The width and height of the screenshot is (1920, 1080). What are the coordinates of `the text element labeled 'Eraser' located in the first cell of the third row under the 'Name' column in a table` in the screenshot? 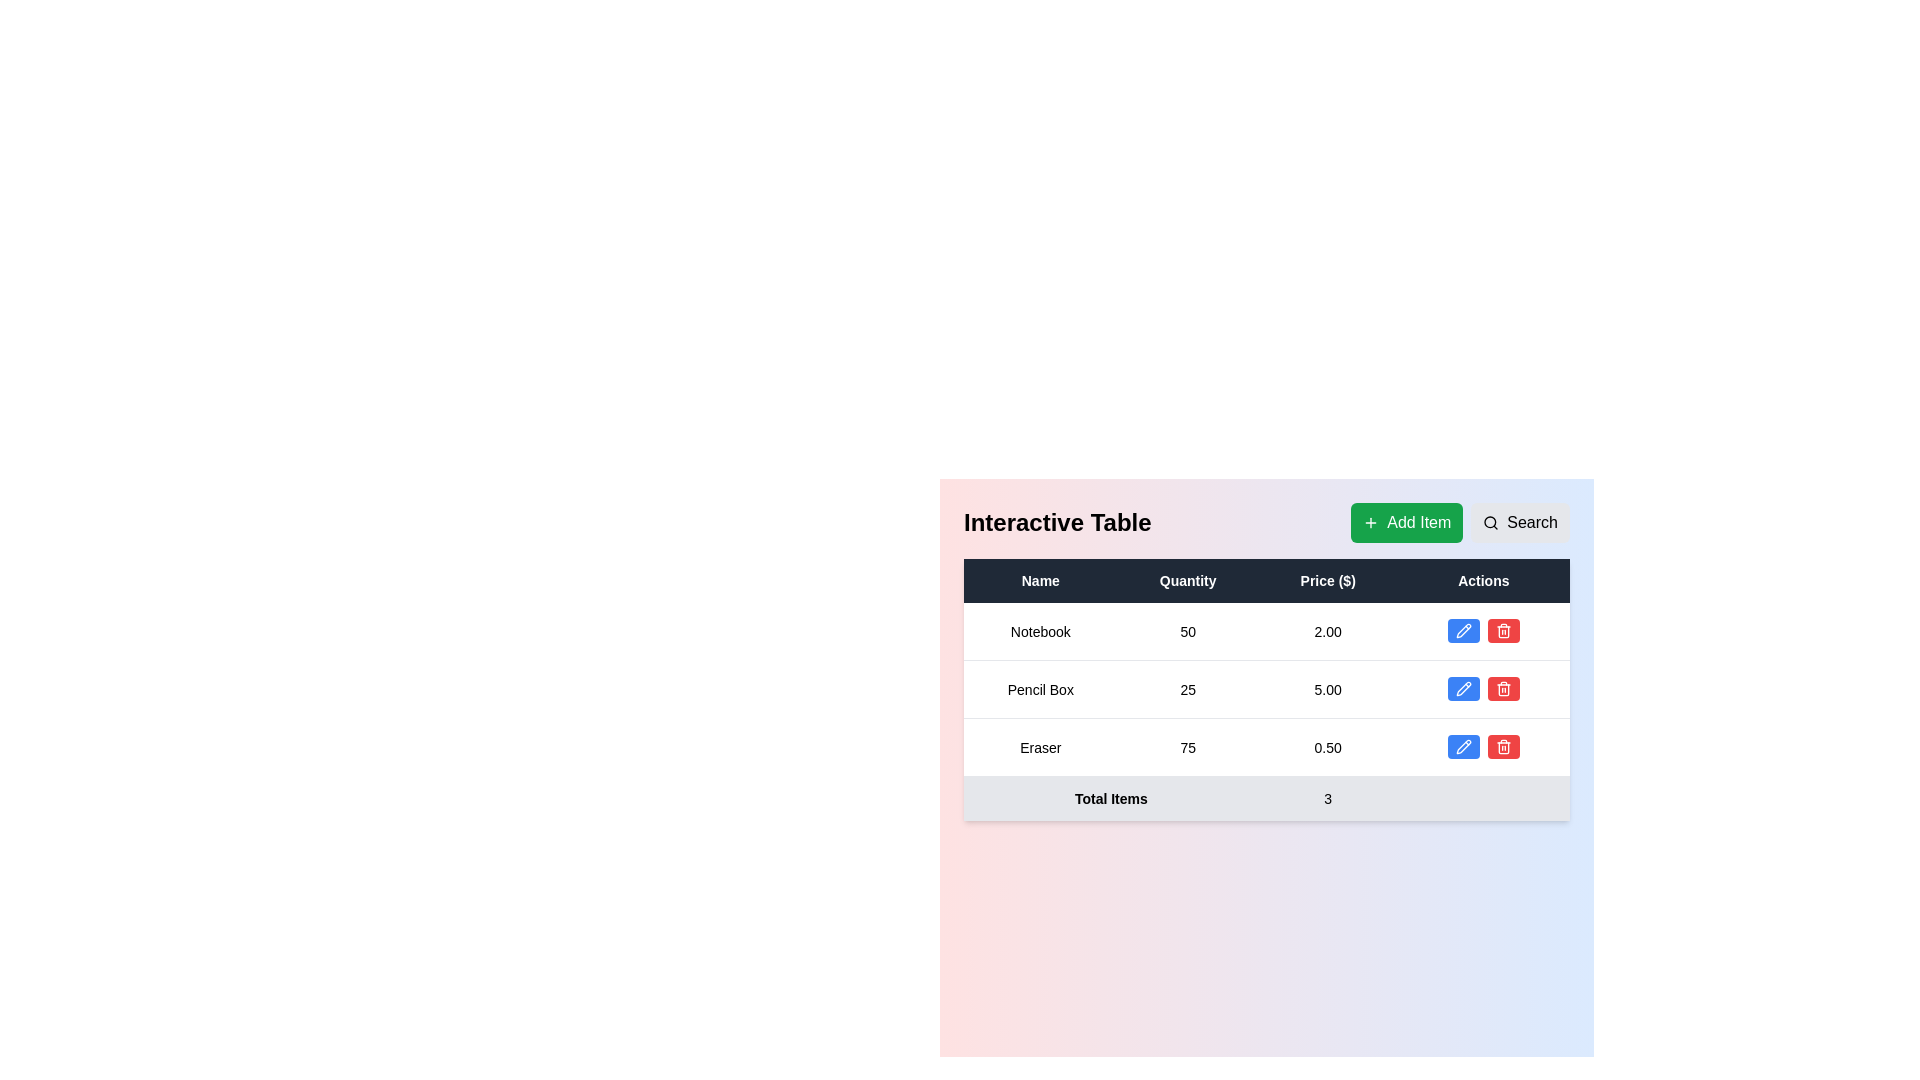 It's located at (1040, 747).